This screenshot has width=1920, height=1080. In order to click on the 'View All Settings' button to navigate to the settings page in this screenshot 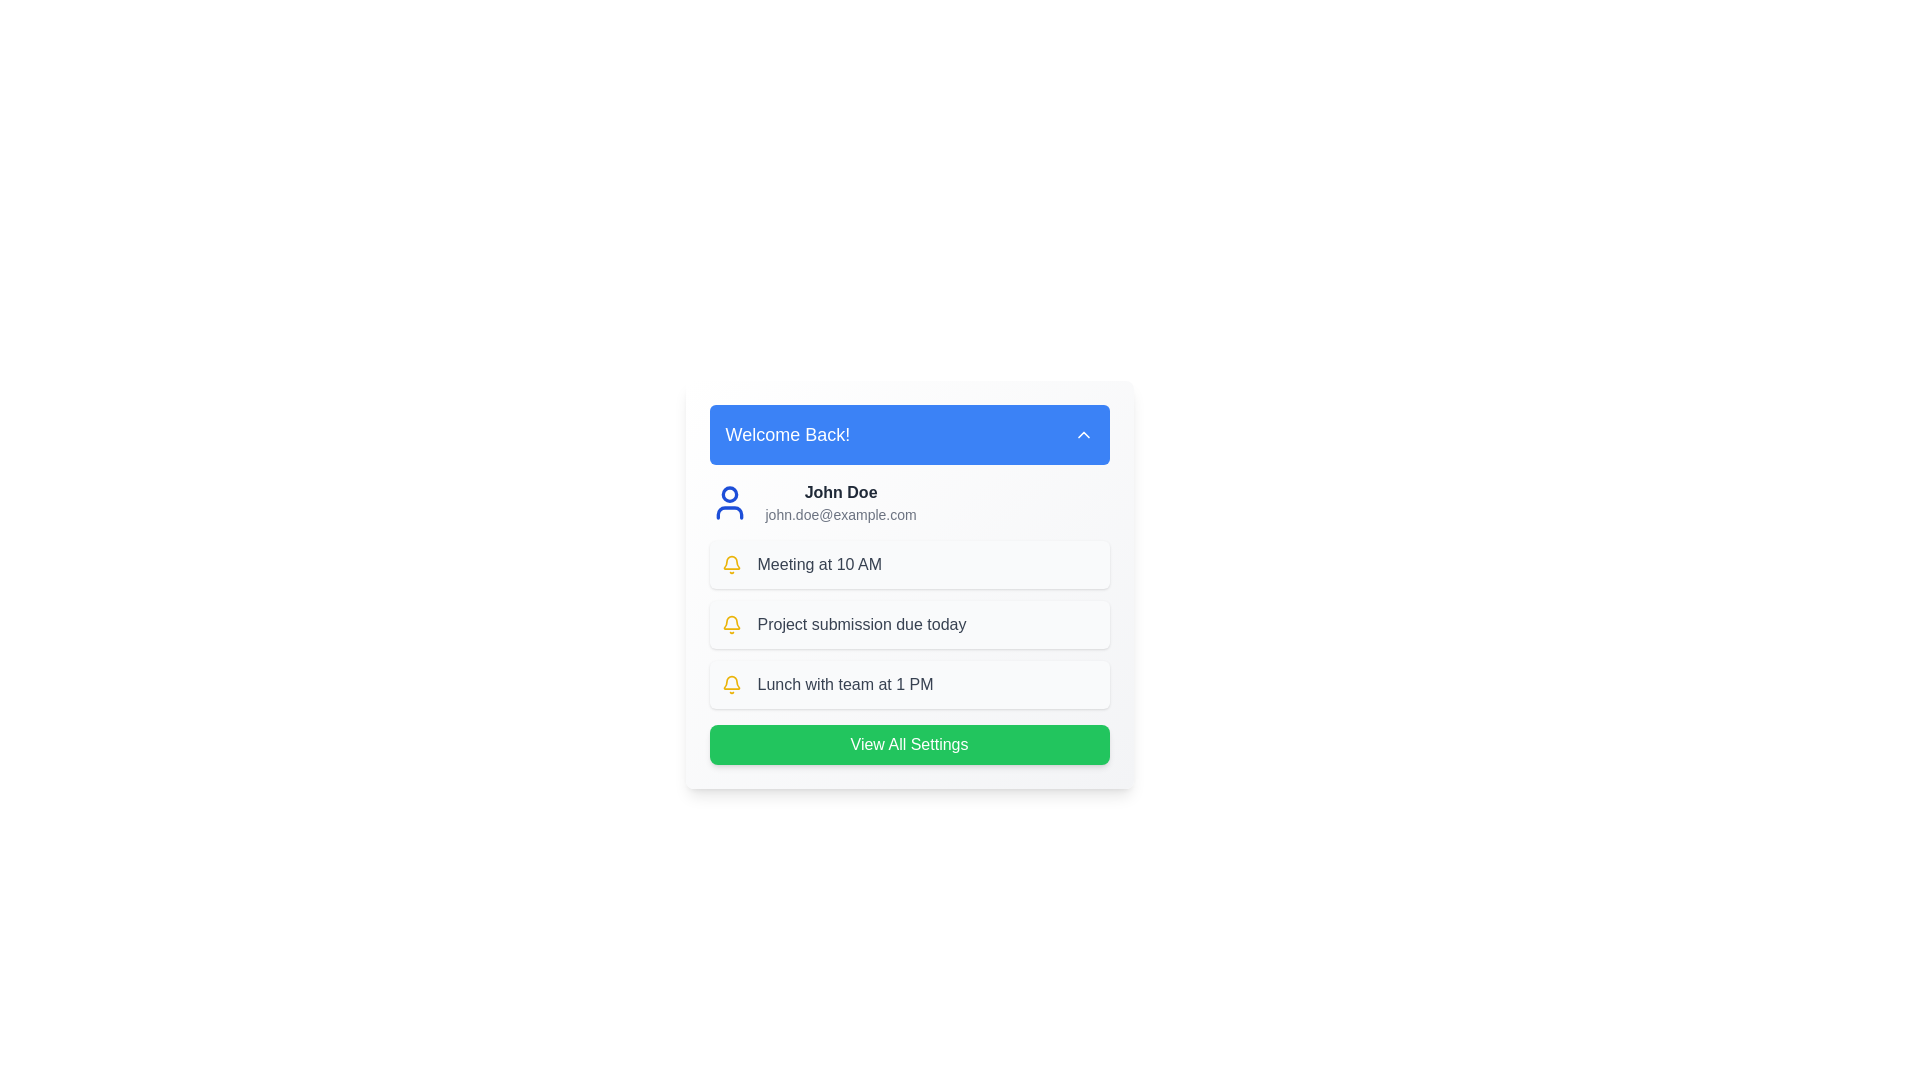, I will do `click(908, 744)`.